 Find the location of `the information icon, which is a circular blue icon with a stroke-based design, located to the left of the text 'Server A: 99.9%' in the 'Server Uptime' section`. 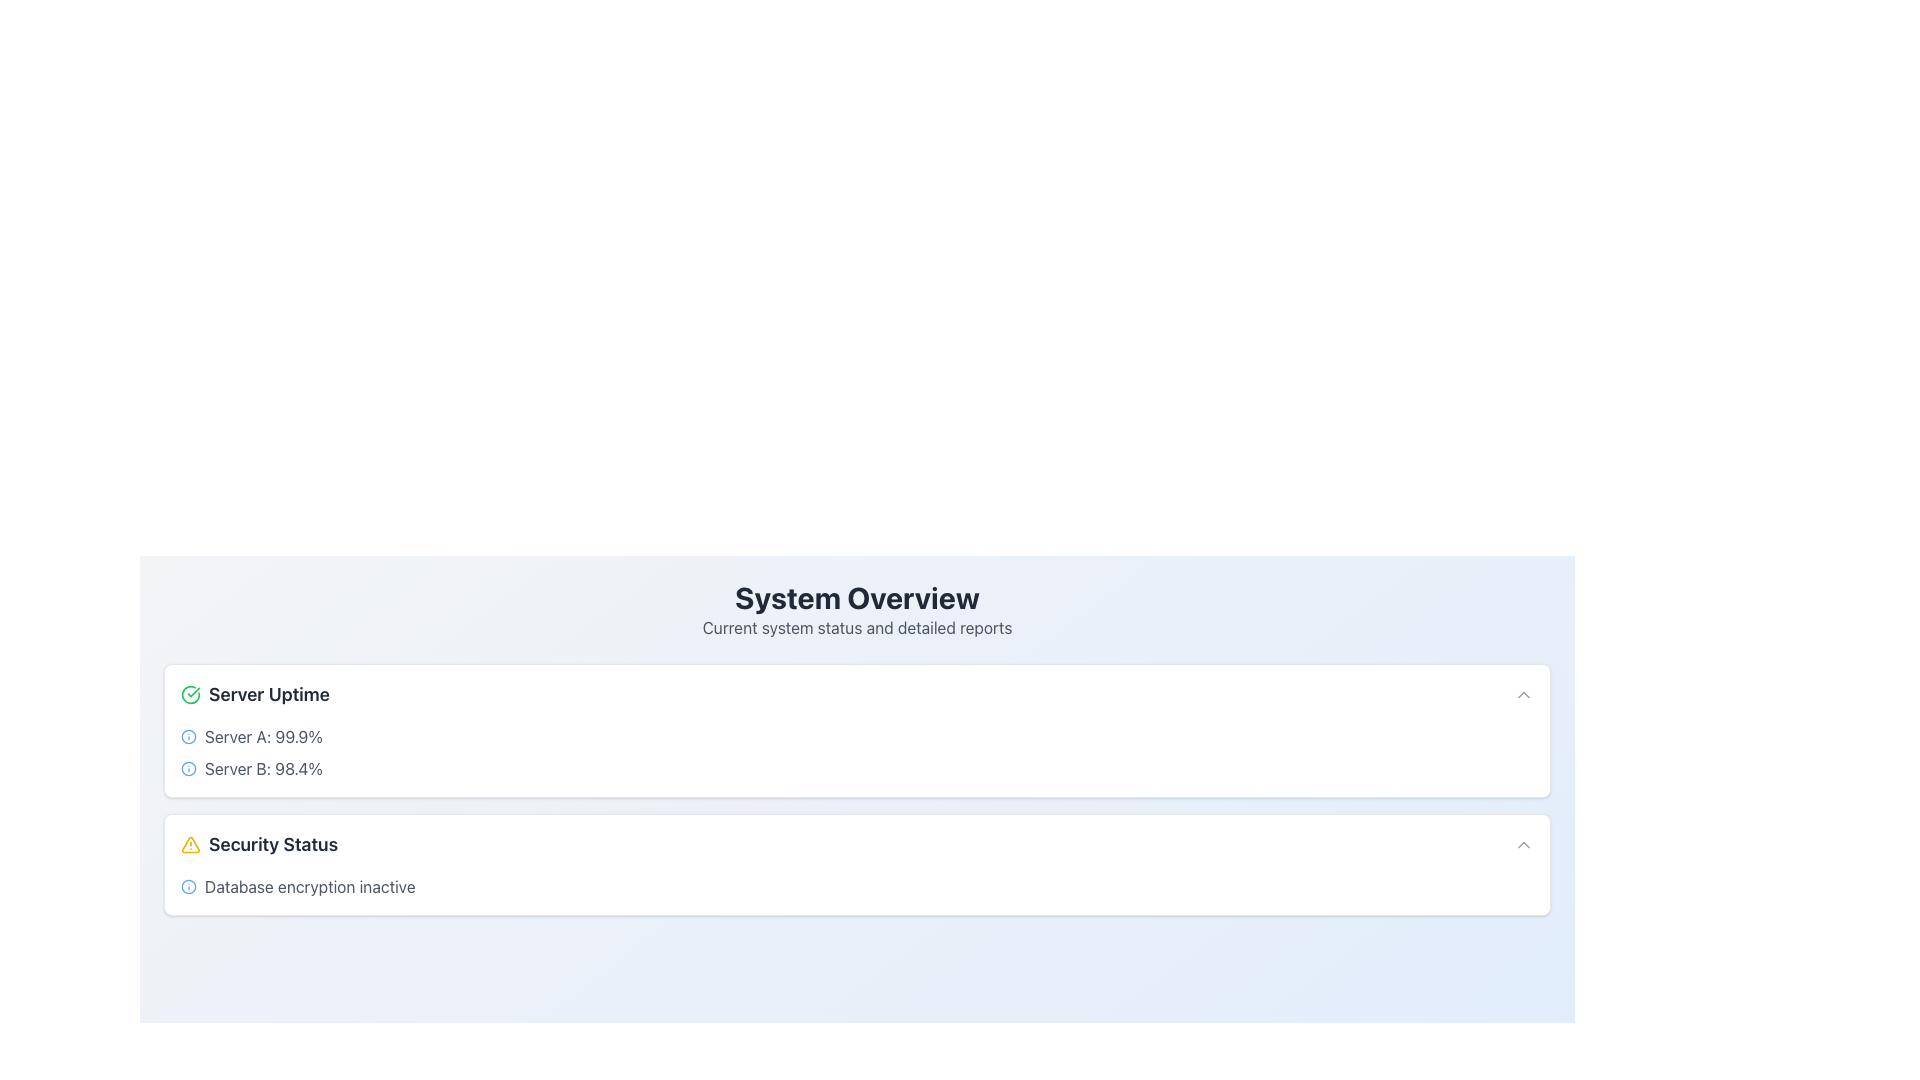

the information icon, which is a circular blue icon with a stroke-based design, located to the left of the text 'Server A: 99.9%' in the 'Server Uptime' section is located at coordinates (188, 736).